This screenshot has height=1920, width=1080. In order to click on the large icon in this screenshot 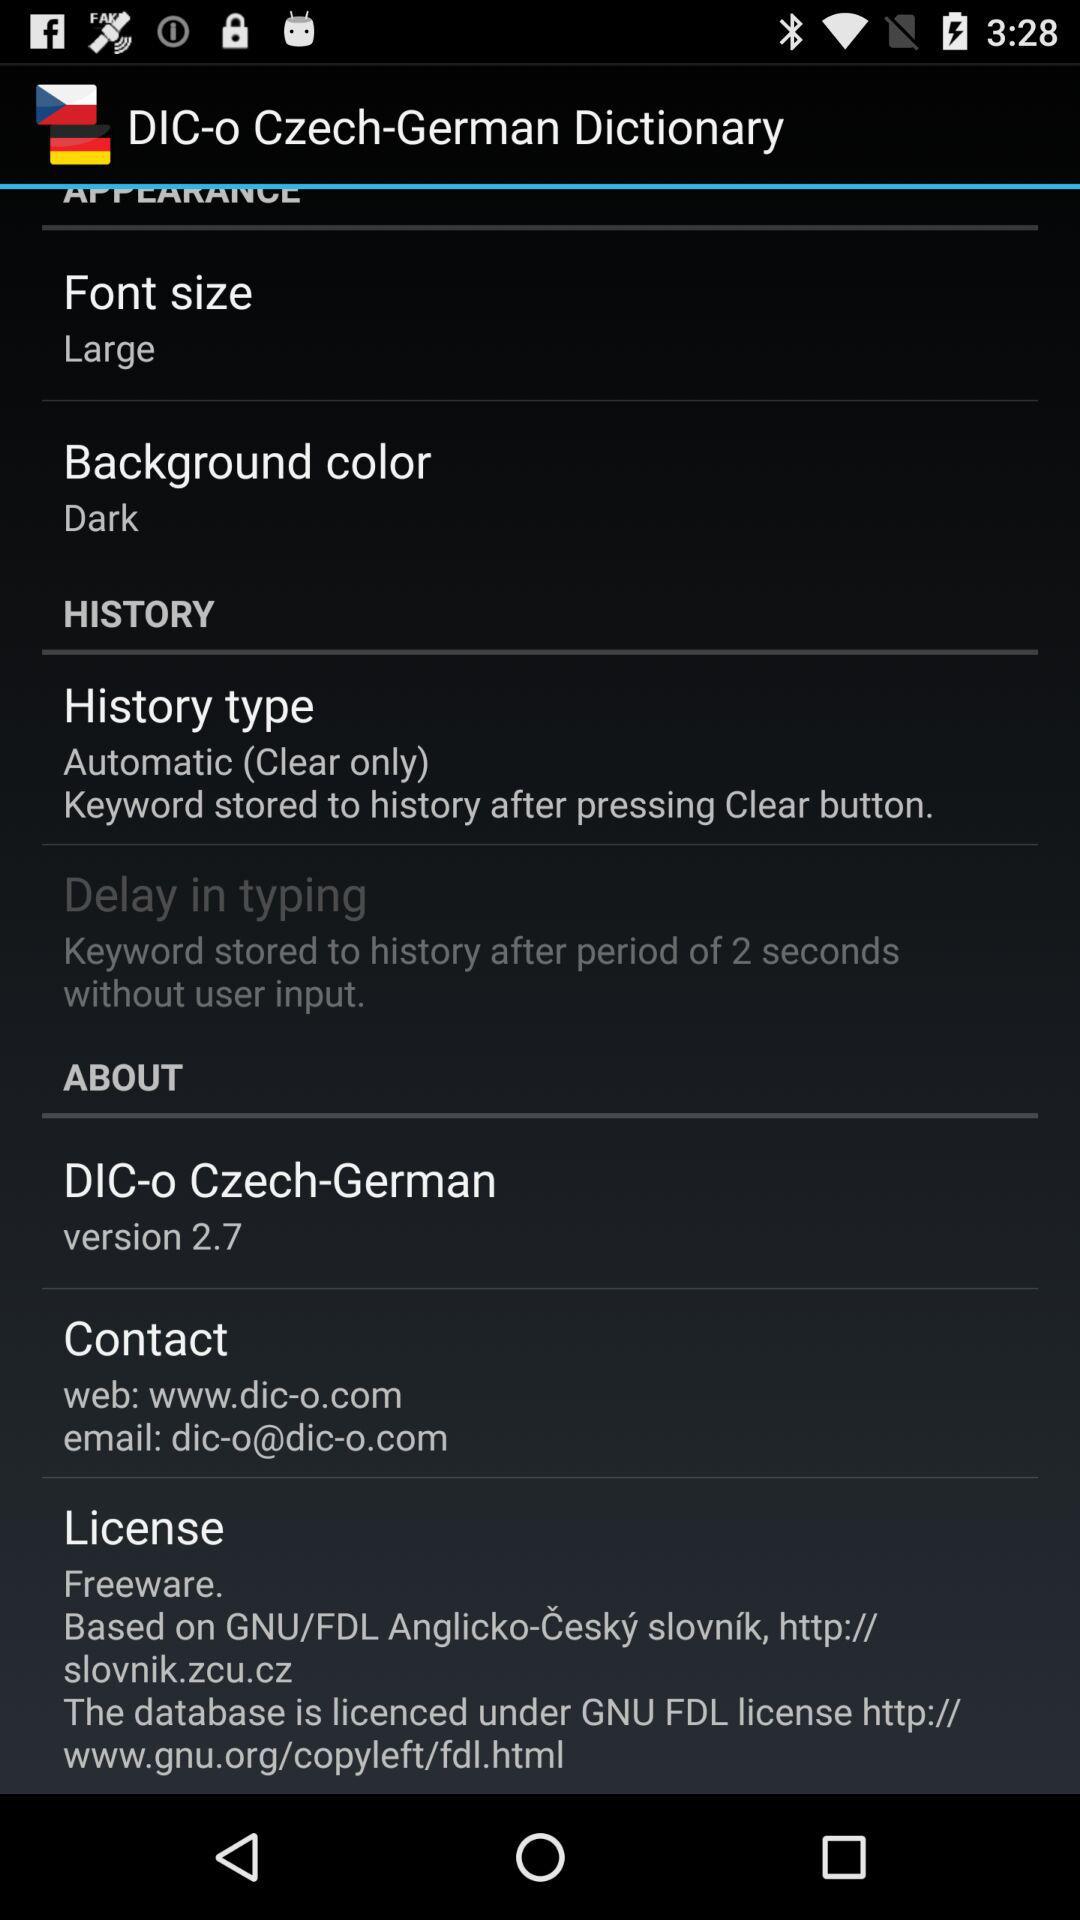, I will do `click(109, 347)`.